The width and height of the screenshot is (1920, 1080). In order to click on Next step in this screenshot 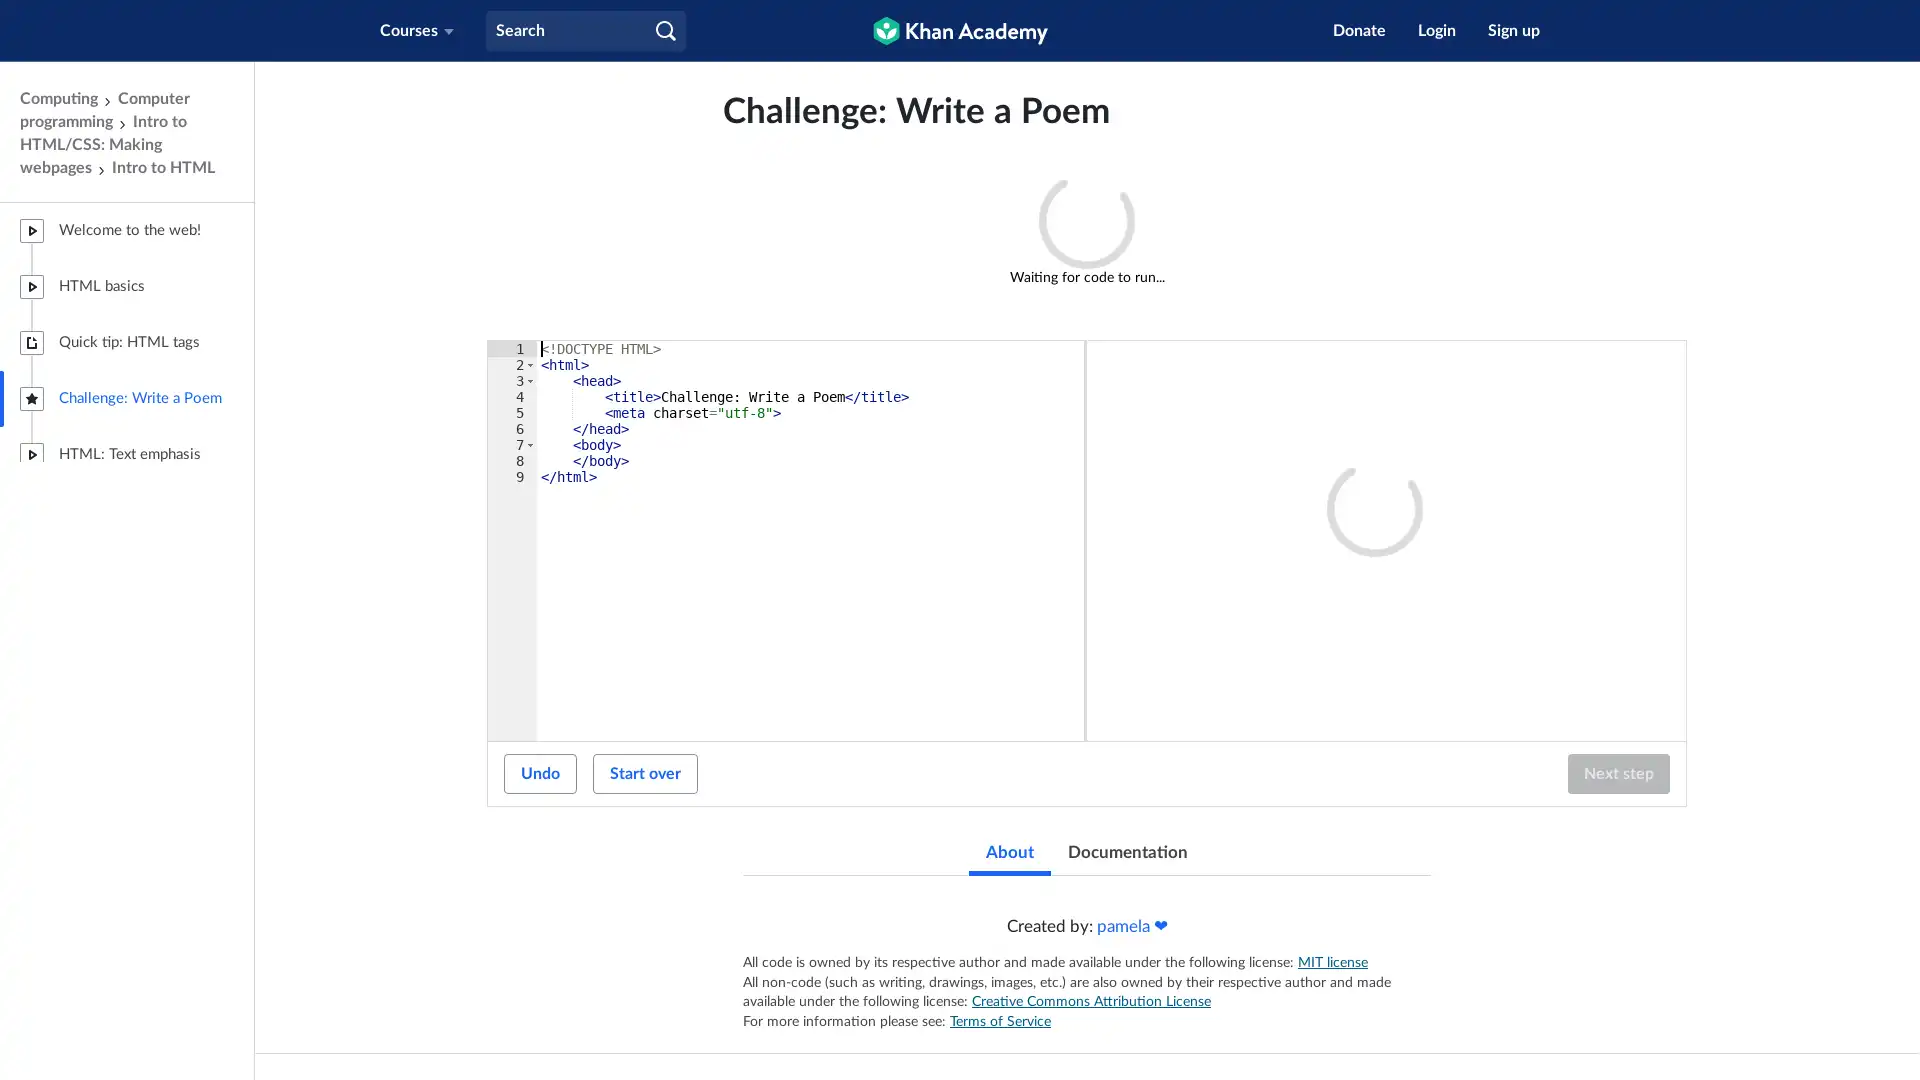, I will do `click(1618, 765)`.